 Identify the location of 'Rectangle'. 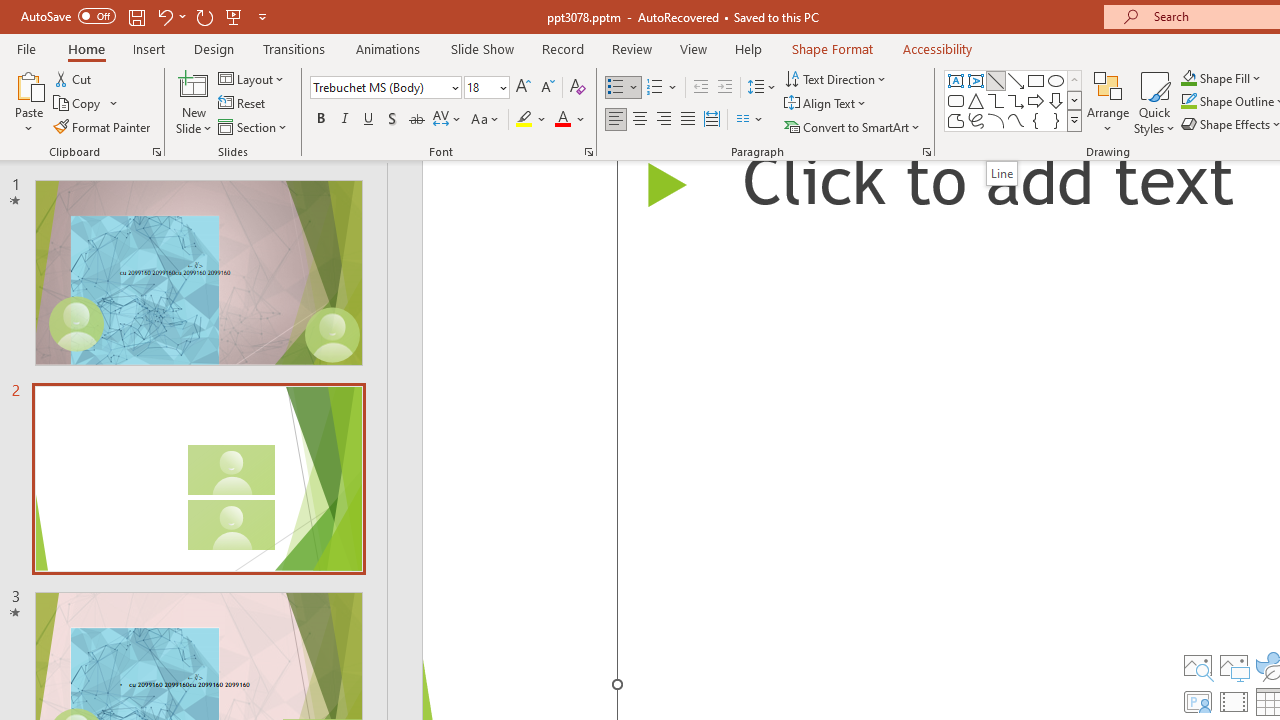
(1036, 80).